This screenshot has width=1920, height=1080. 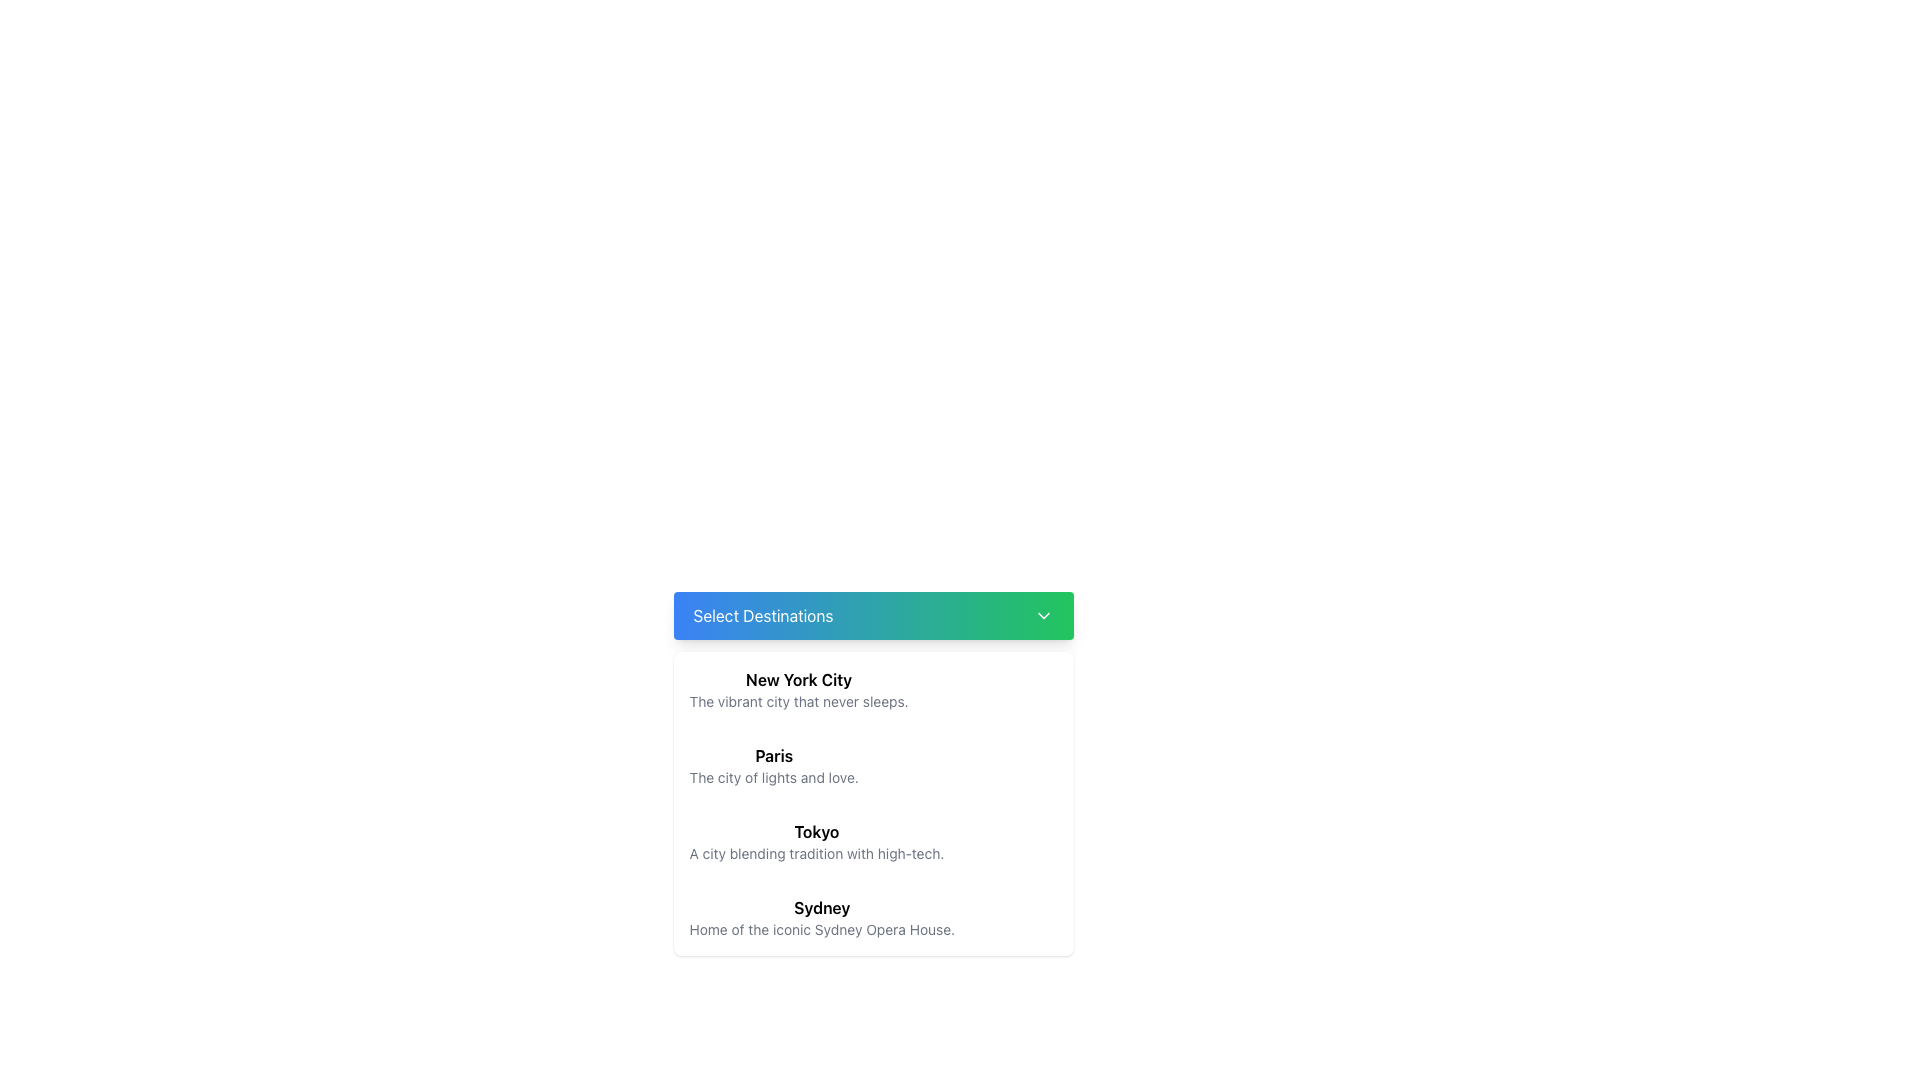 I want to click on the 'Paris' option in the dropdown menu, which is the second item listed under 'New York City' and above 'Tokyo', so click(x=873, y=765).